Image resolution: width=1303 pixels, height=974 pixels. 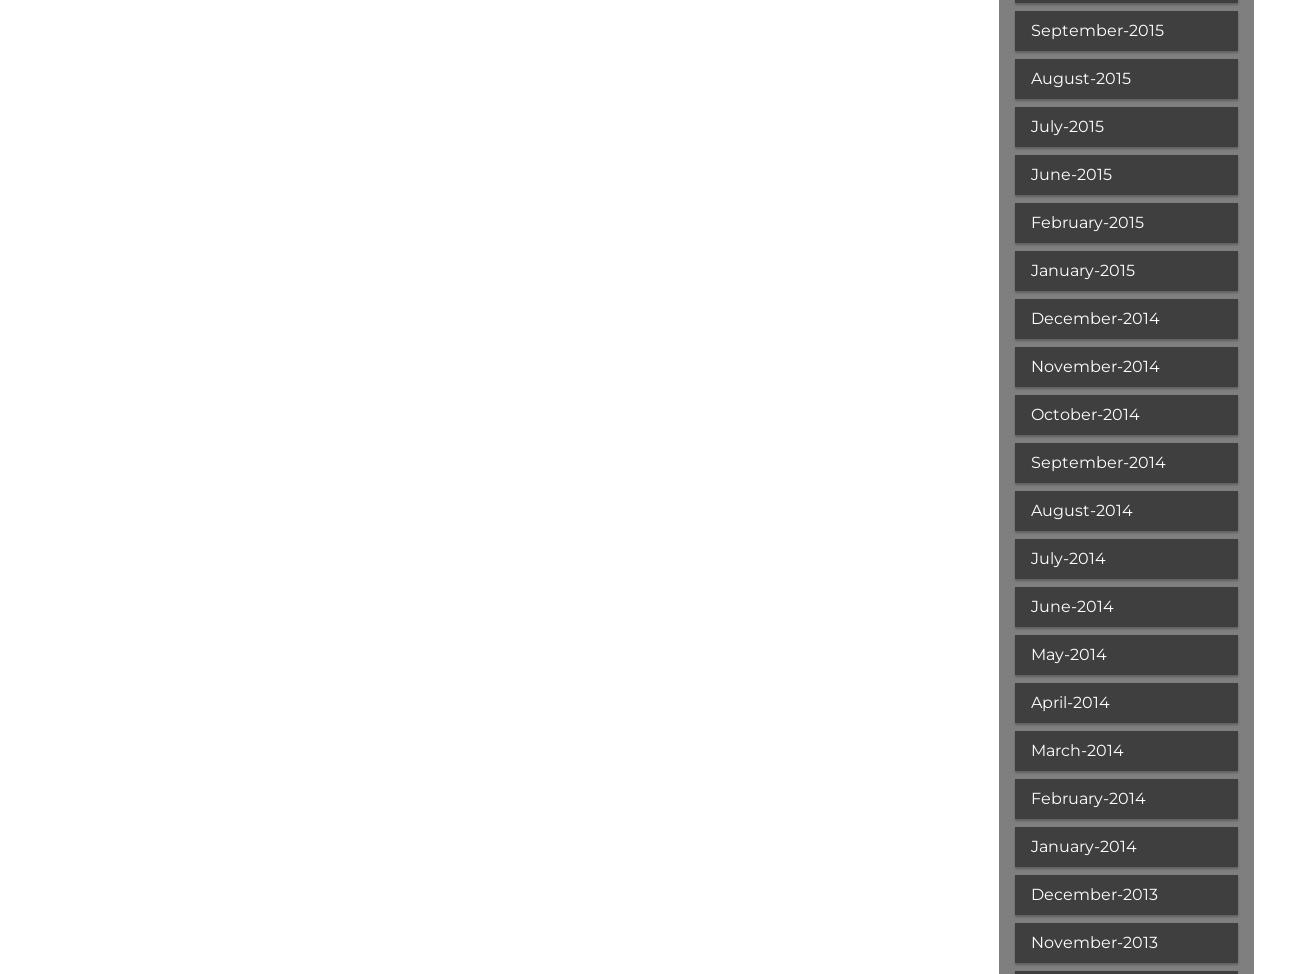 What do you see at coordinates (1079, 510) in the screenshot?
I see `'August-2014'` at bounding box center [1079, 510].